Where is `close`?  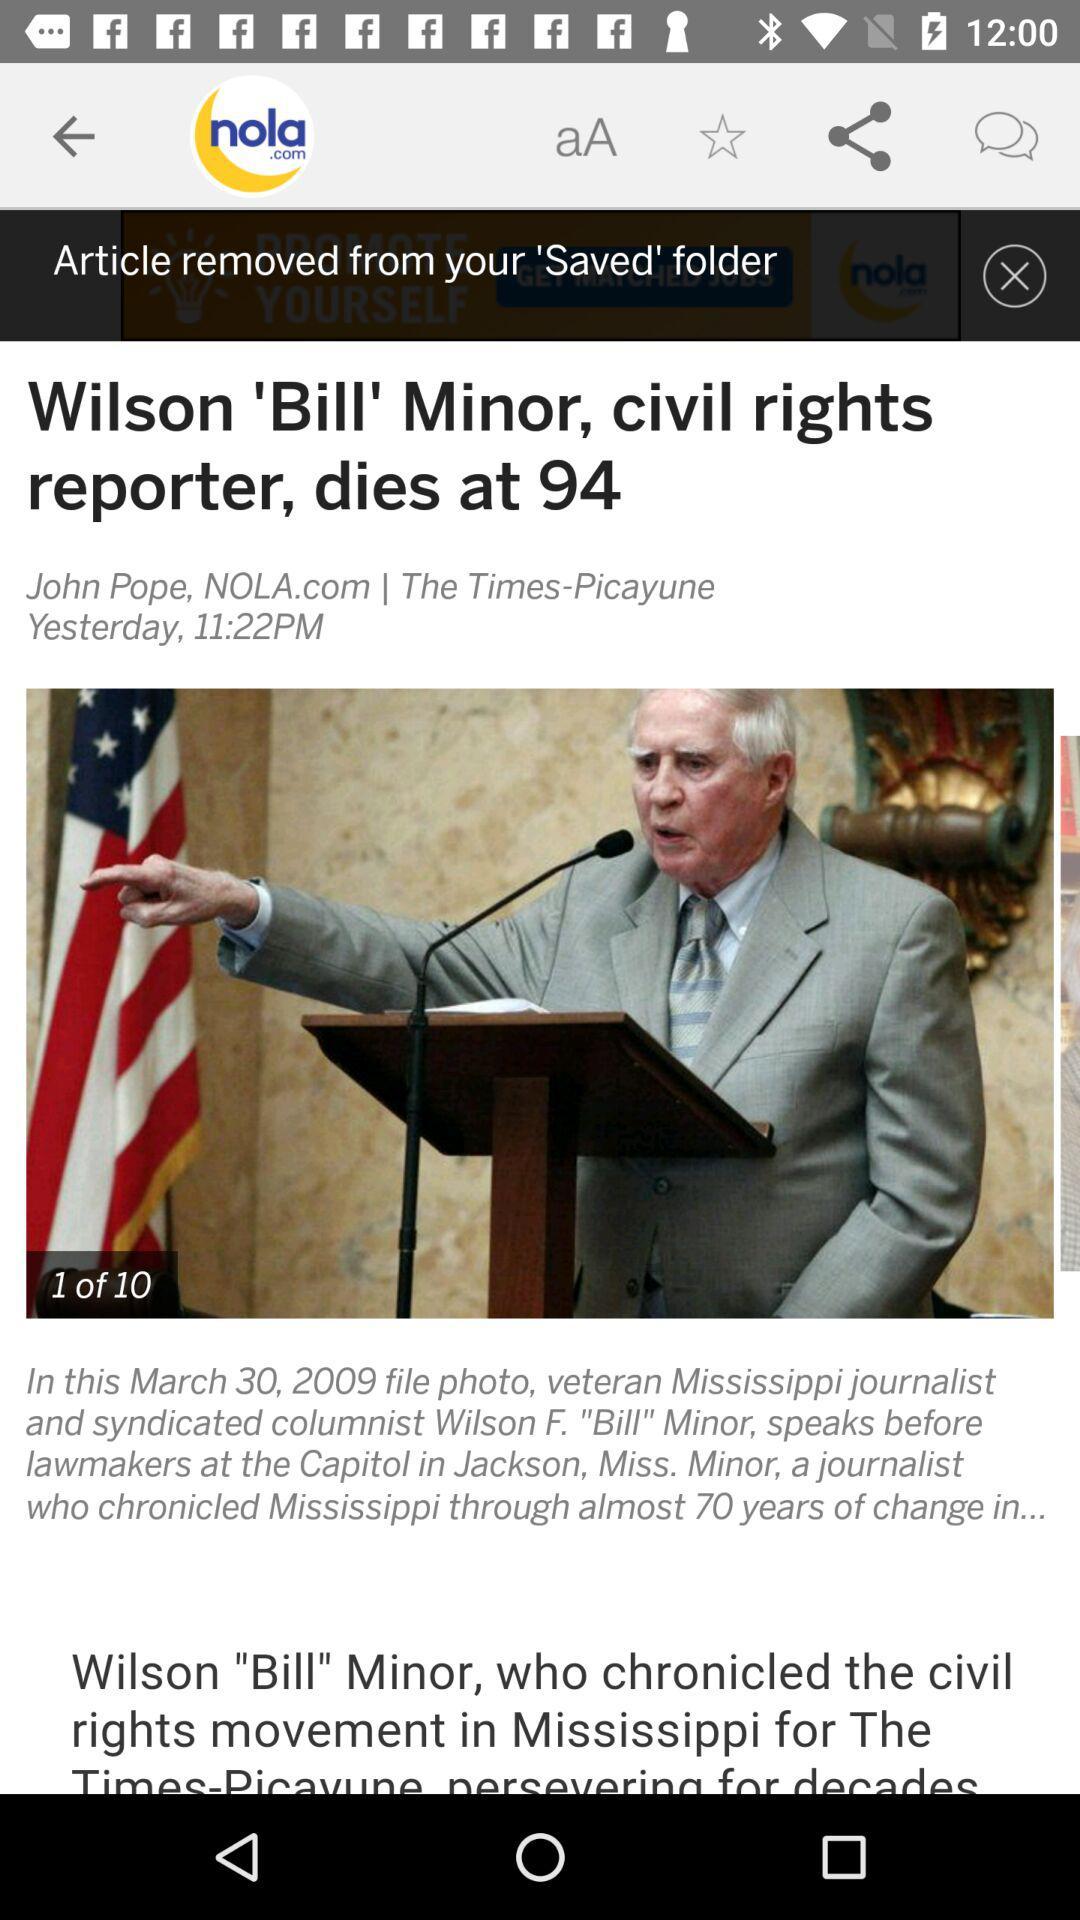
close is located at coordinates (1014, 274).